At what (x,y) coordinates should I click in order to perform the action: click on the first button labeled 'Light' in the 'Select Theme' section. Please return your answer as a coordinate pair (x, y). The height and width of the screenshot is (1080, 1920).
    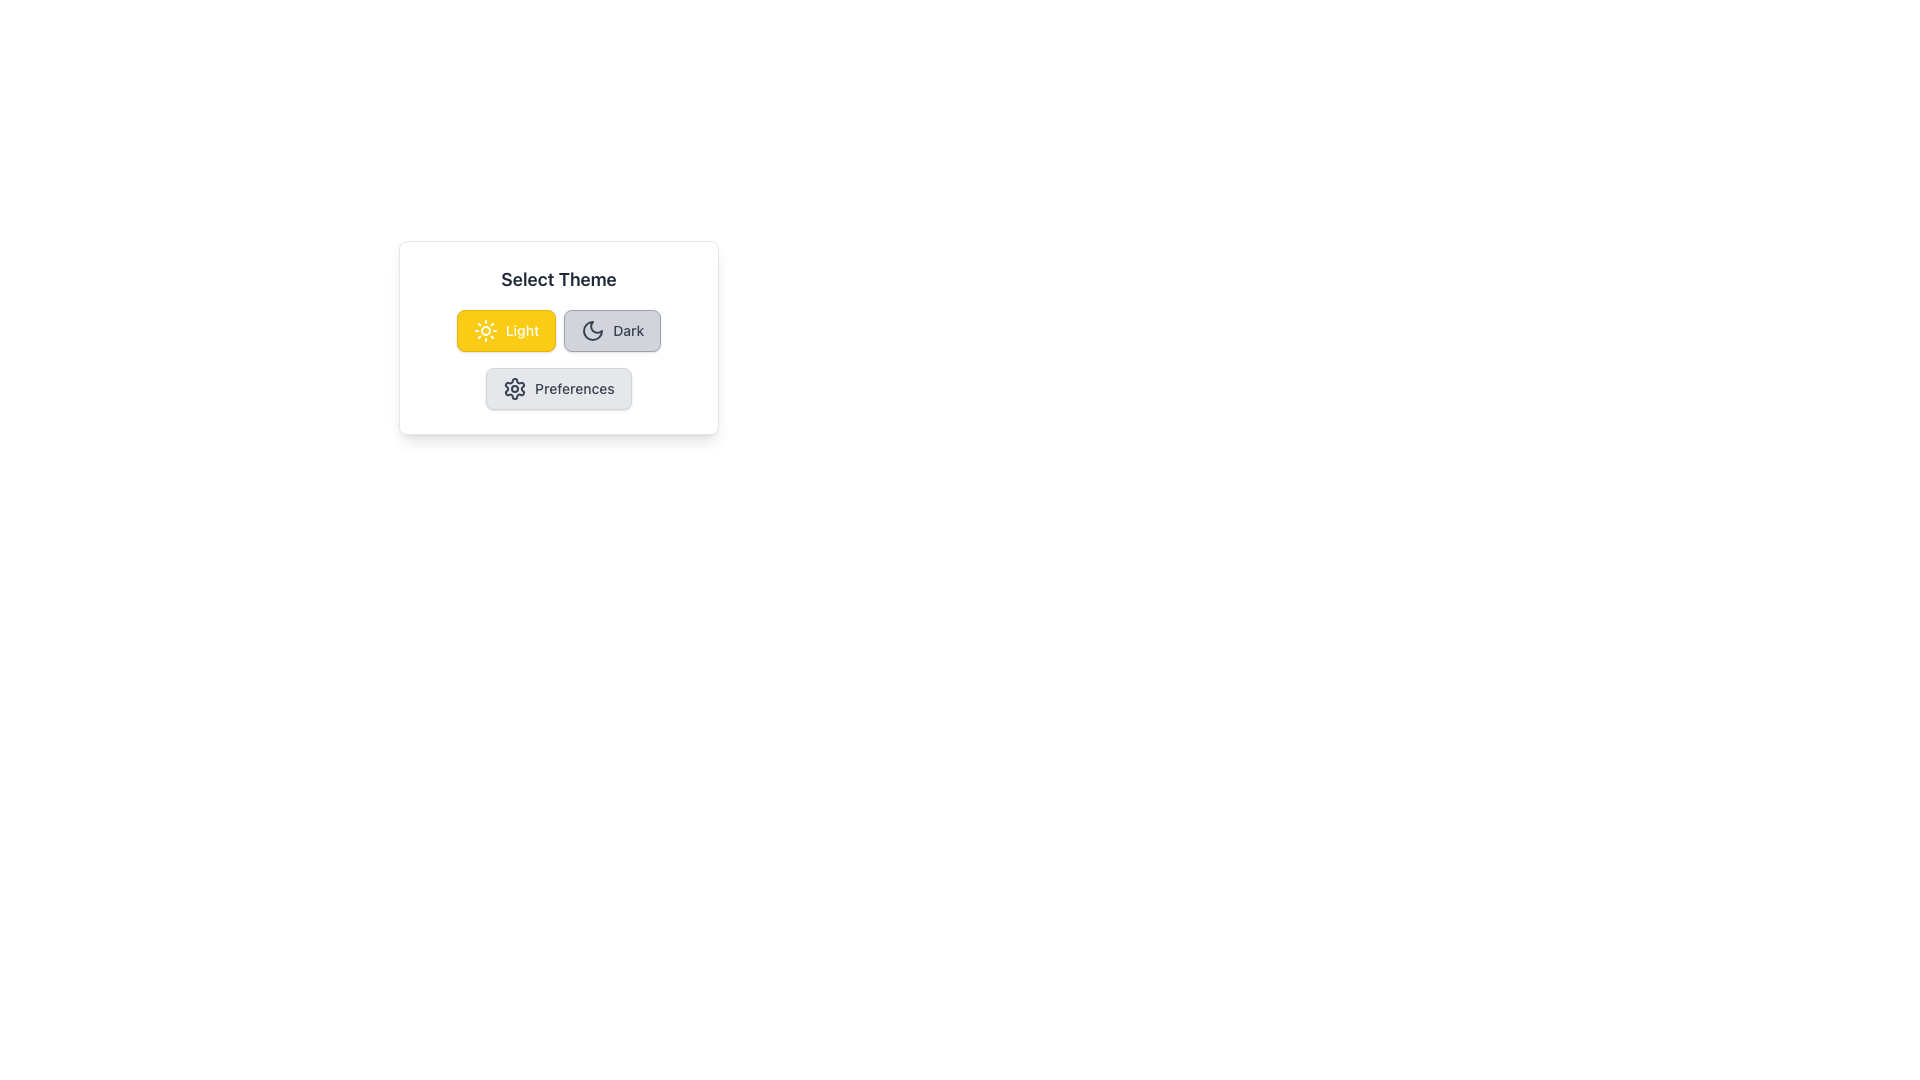
    Looking at the image, I should click on (506, 330).